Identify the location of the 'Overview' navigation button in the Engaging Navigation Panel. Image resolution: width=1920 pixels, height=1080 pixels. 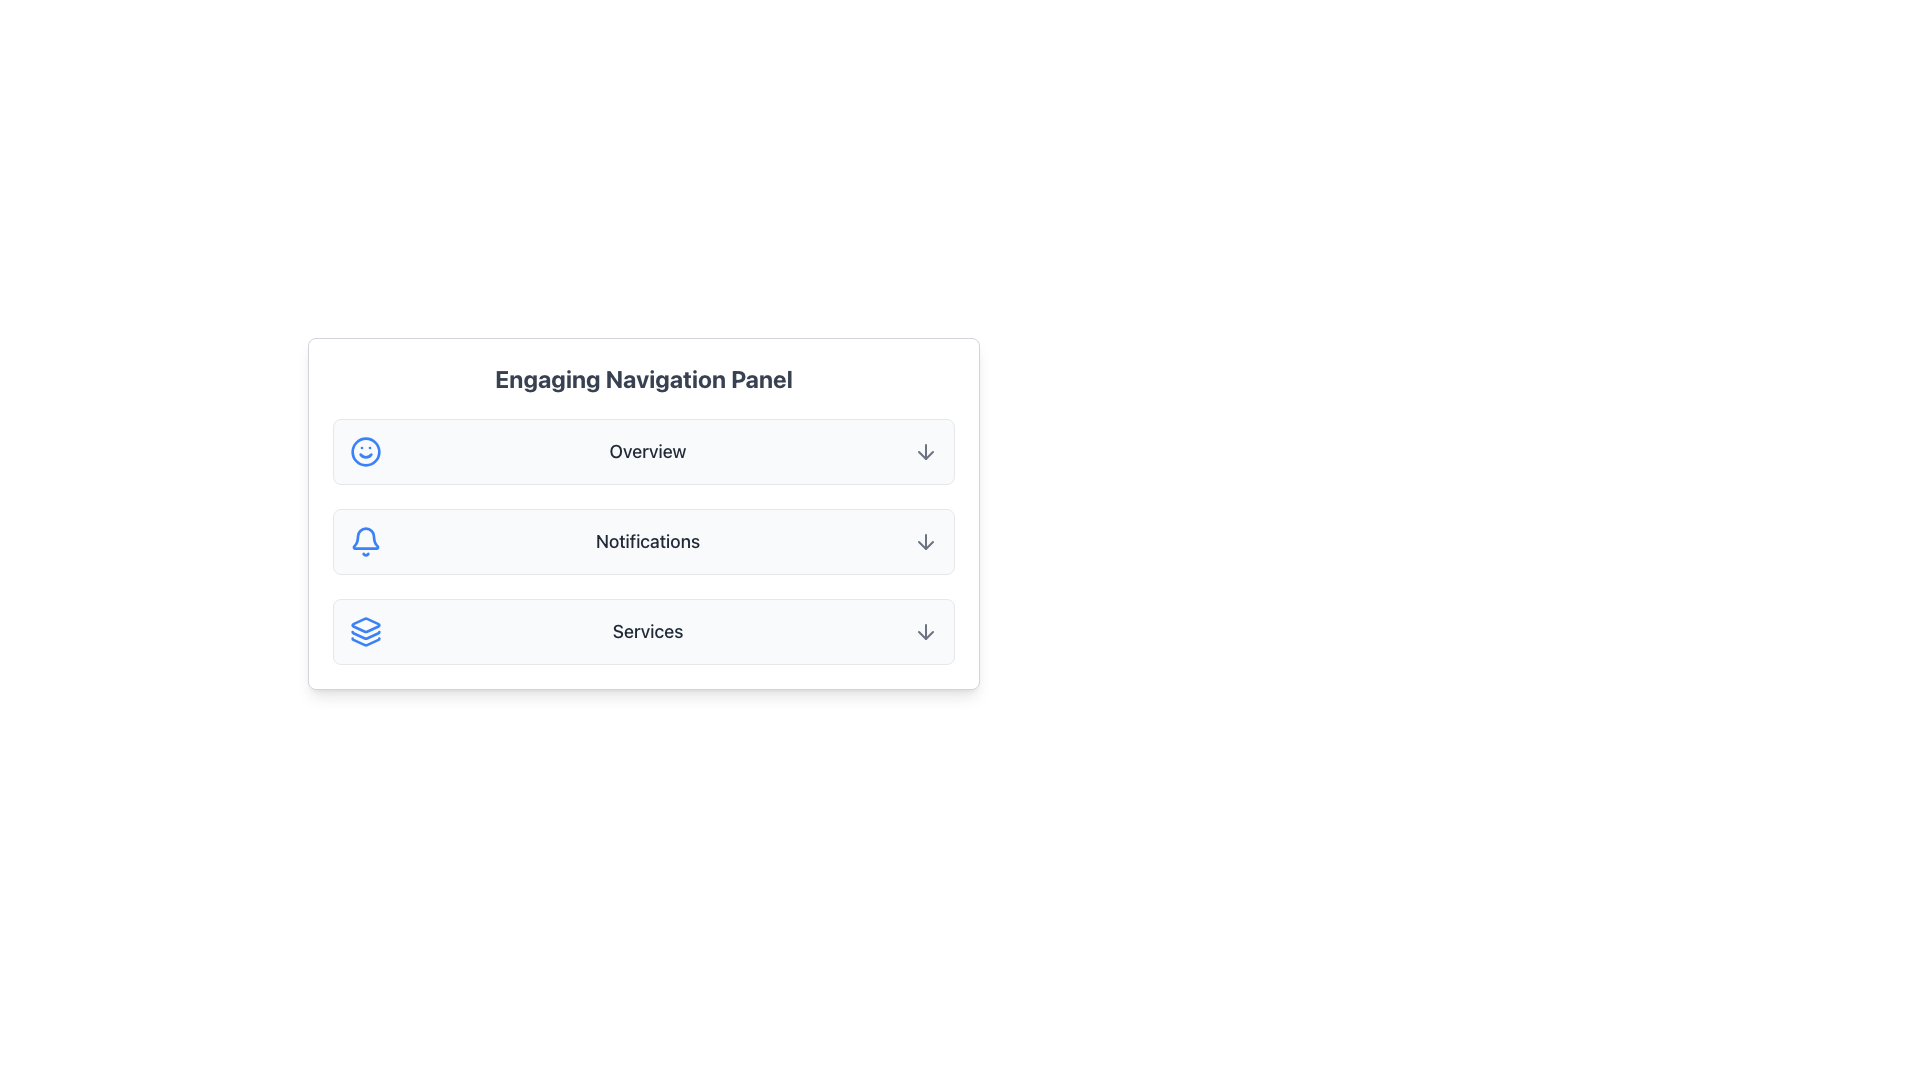
(643, 451).